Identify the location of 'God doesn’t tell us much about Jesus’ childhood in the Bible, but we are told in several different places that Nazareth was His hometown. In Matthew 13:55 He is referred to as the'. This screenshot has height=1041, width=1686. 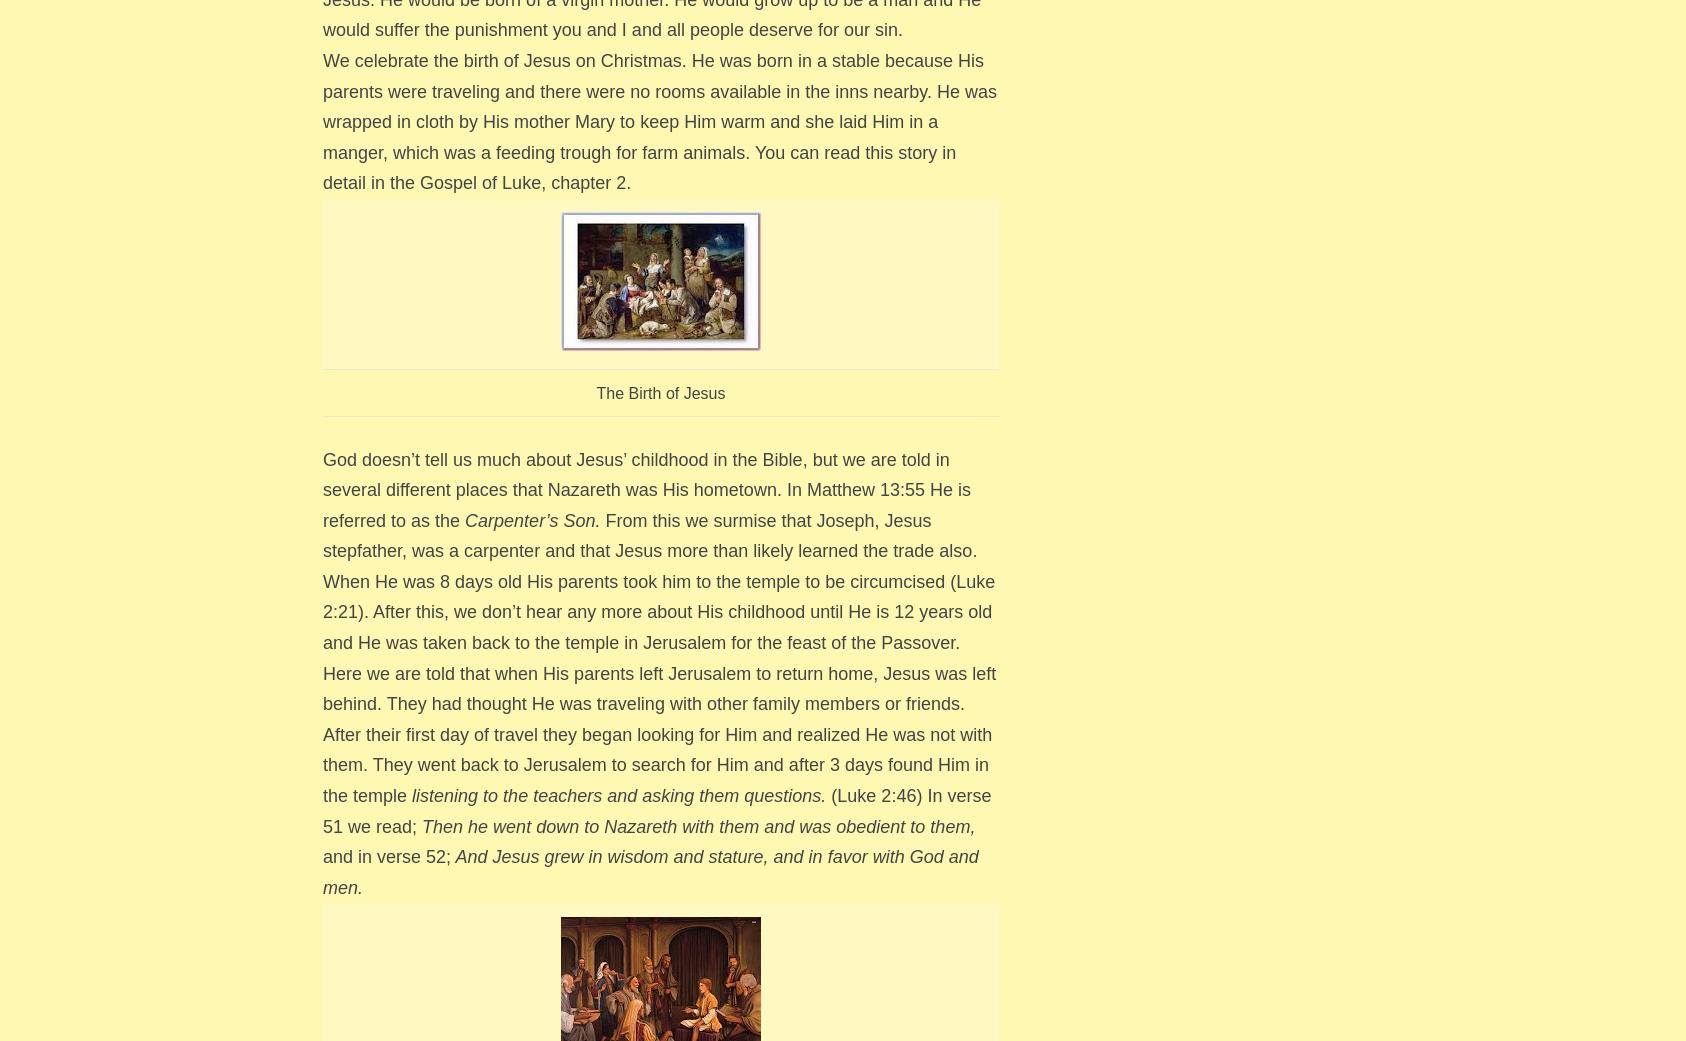
(322, 488).